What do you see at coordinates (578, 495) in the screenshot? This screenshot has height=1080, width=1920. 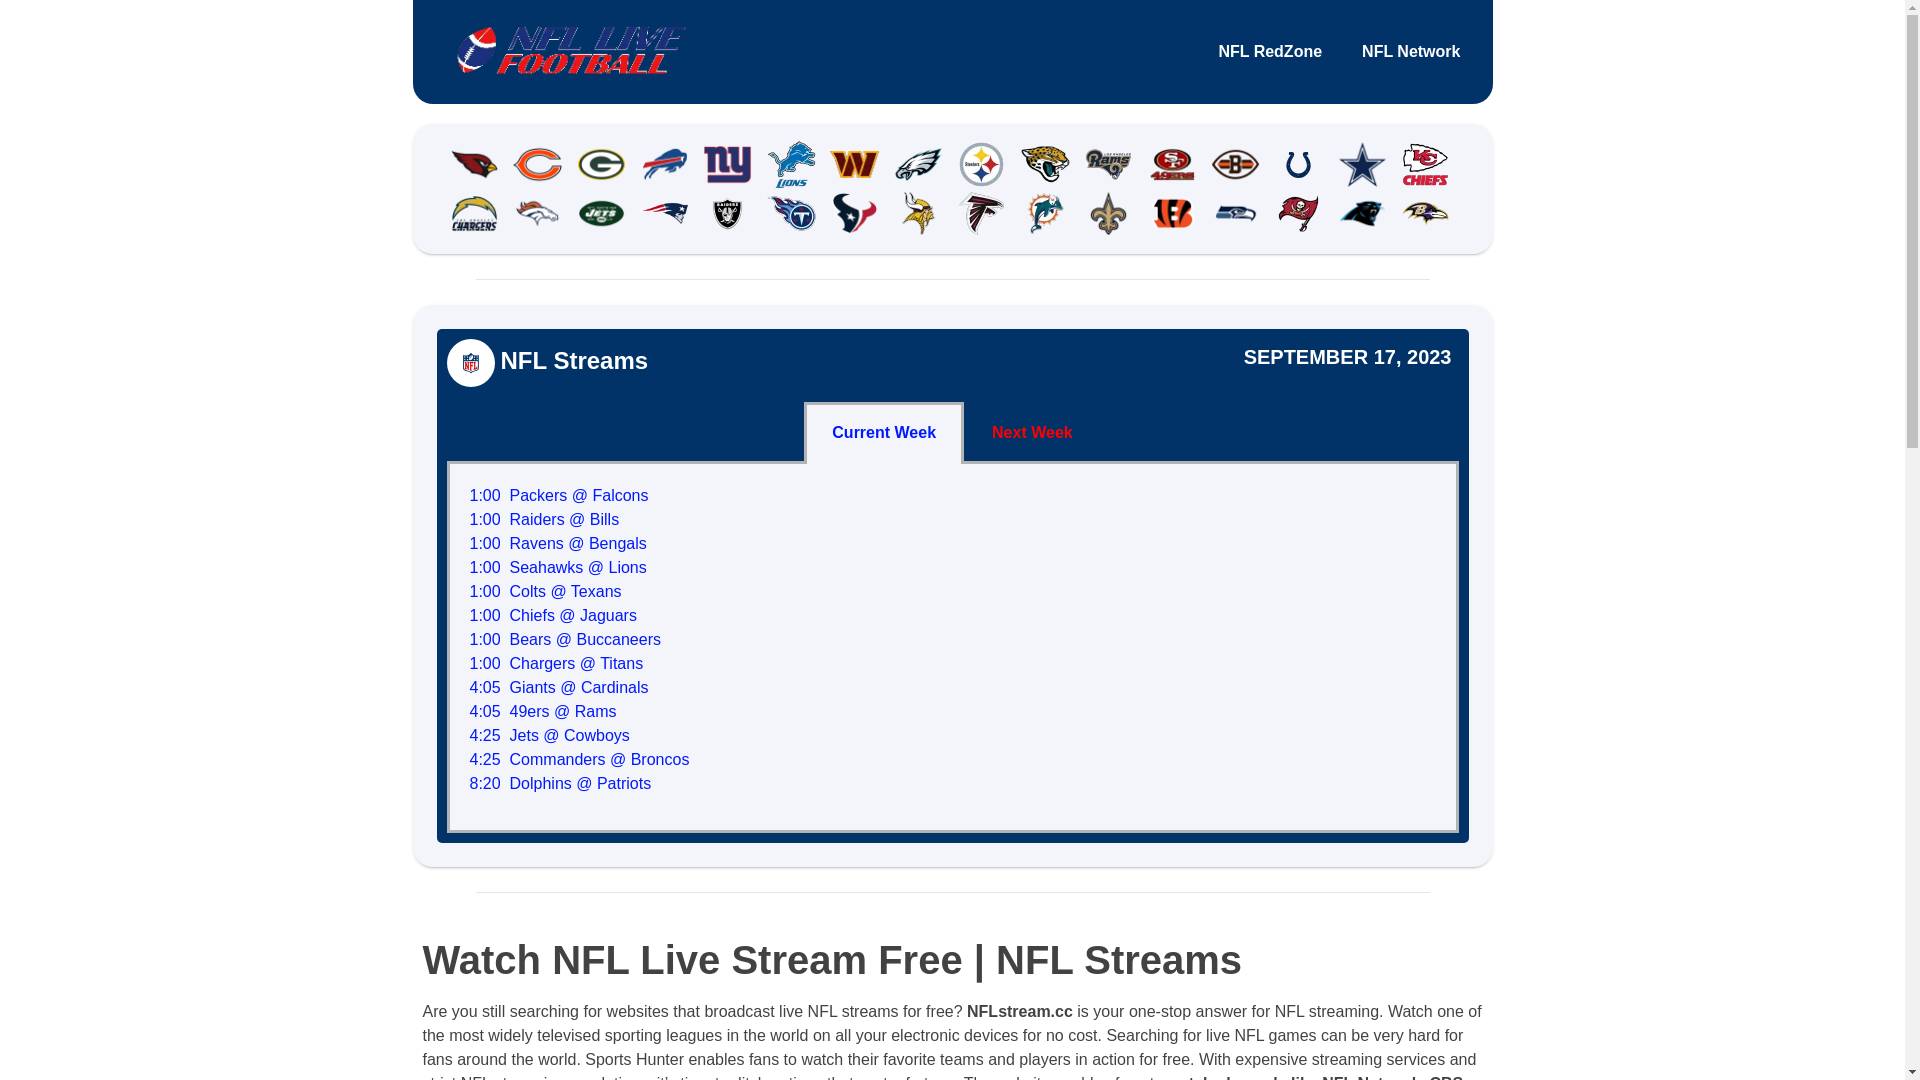 I see `'Packers @ Falcons'` at bounding box center [578, 495].